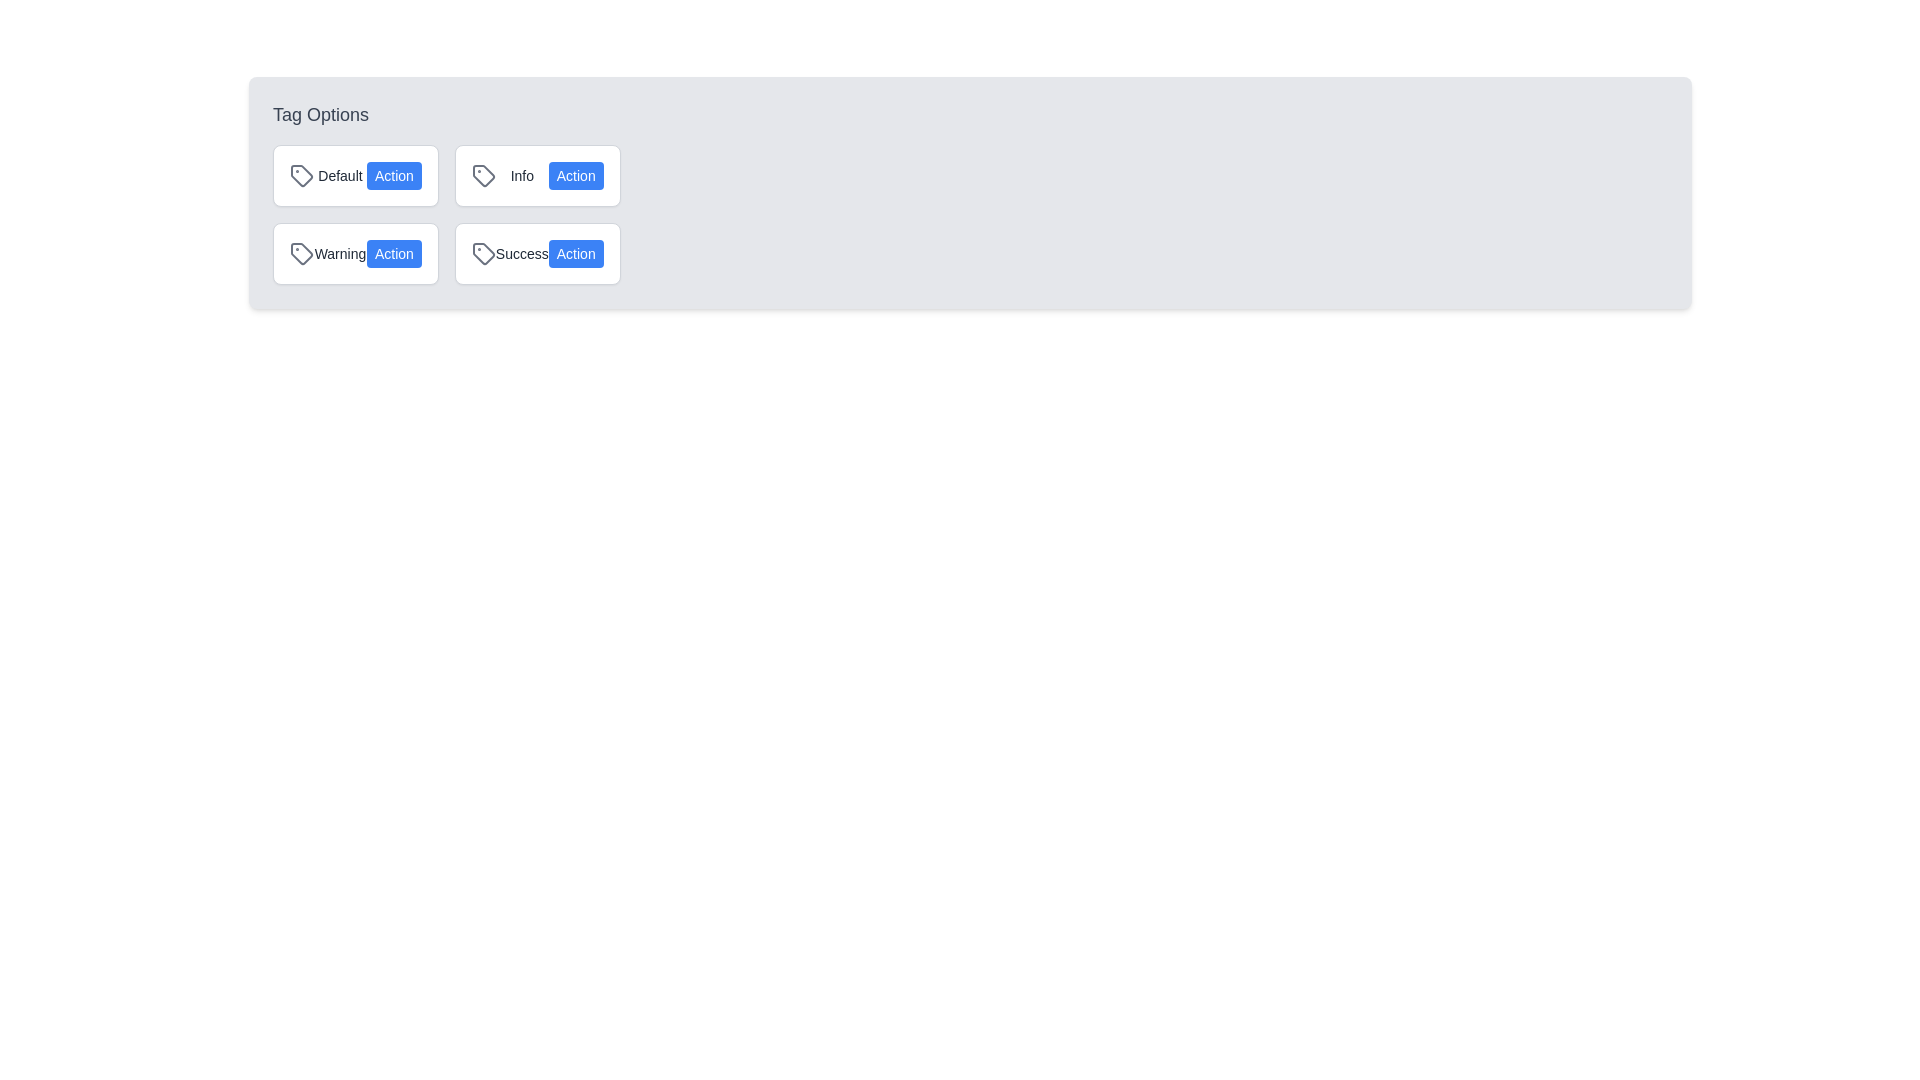  What do you see at coordinates (483, 253) in the screenshot?
I see `the tag icon located in the bottom-right corner of the 'Success' labeled UI component` at bounding box center [483, 253].